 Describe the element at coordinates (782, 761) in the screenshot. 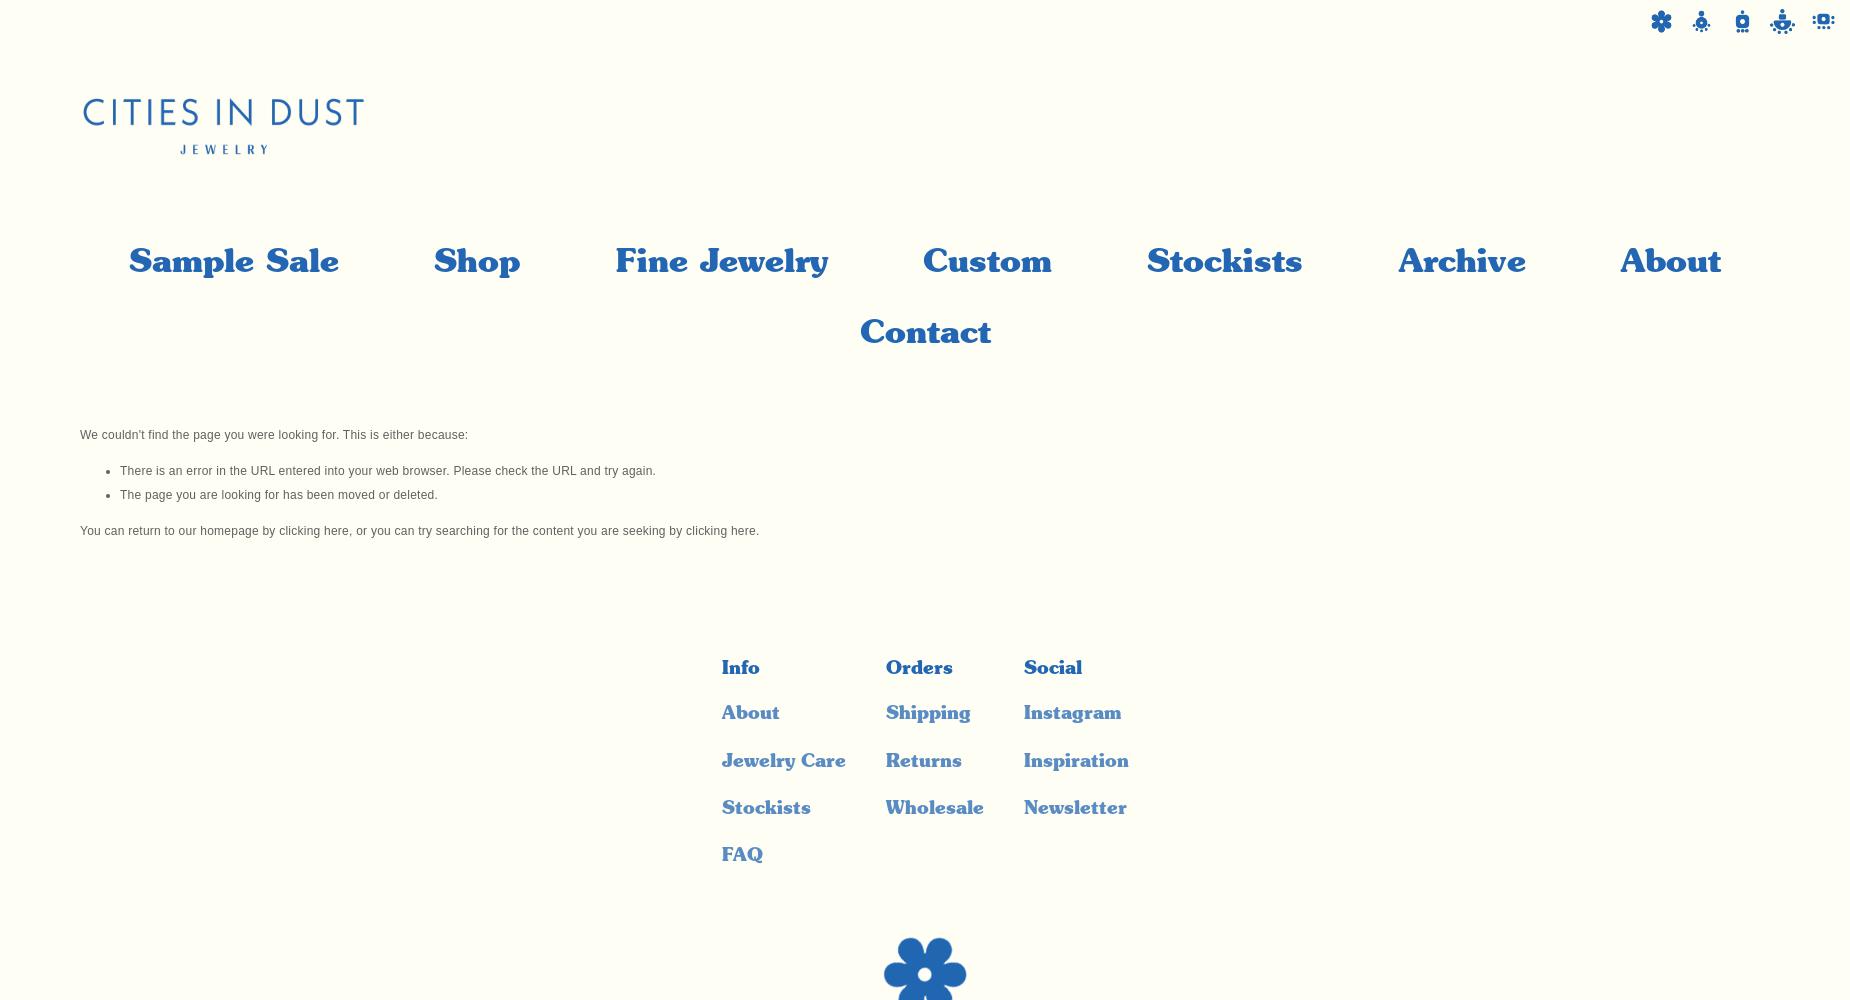

I see `'Jewelry Care'` at that location.